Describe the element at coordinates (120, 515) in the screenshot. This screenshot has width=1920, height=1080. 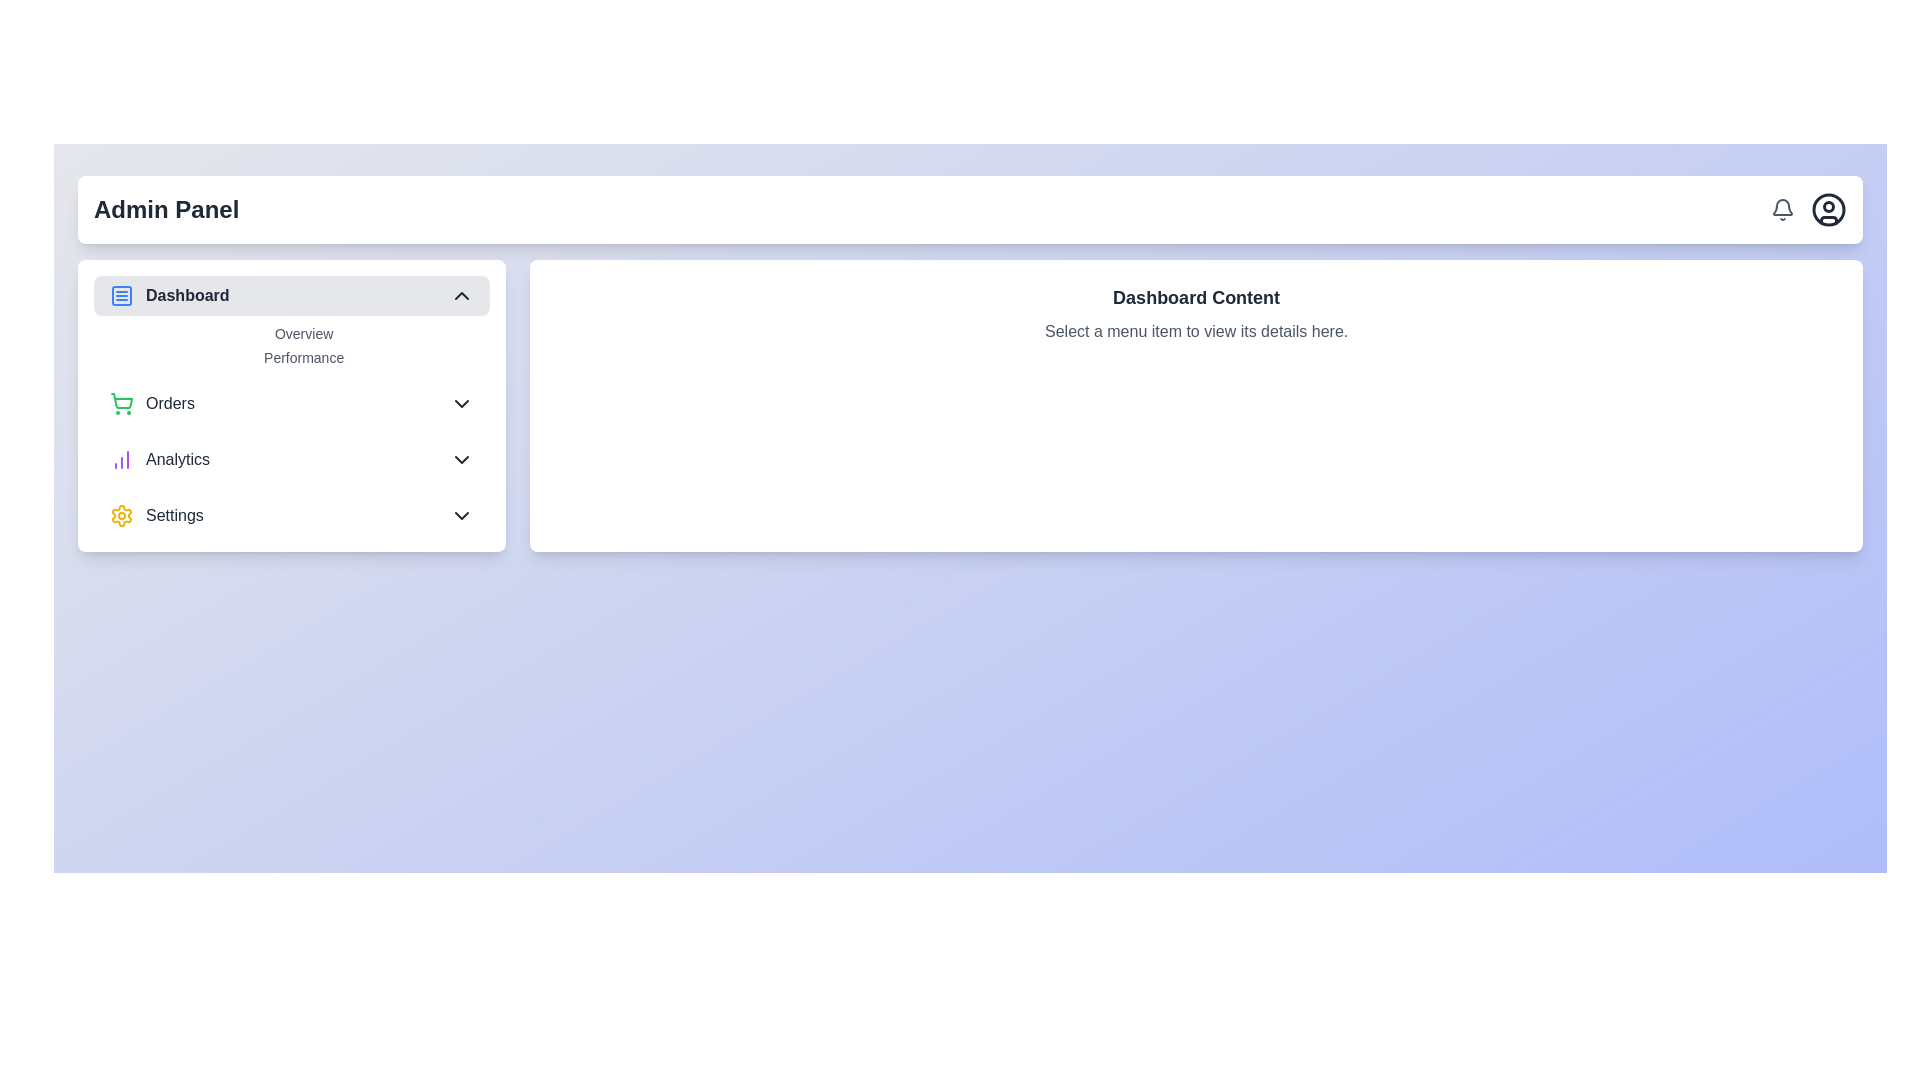
I see `the 'Settings' icon located on the left side of the interface, which serves as a visual indicator for the 'Settings' menu item, positioned before the 'Settings' label` at that location.